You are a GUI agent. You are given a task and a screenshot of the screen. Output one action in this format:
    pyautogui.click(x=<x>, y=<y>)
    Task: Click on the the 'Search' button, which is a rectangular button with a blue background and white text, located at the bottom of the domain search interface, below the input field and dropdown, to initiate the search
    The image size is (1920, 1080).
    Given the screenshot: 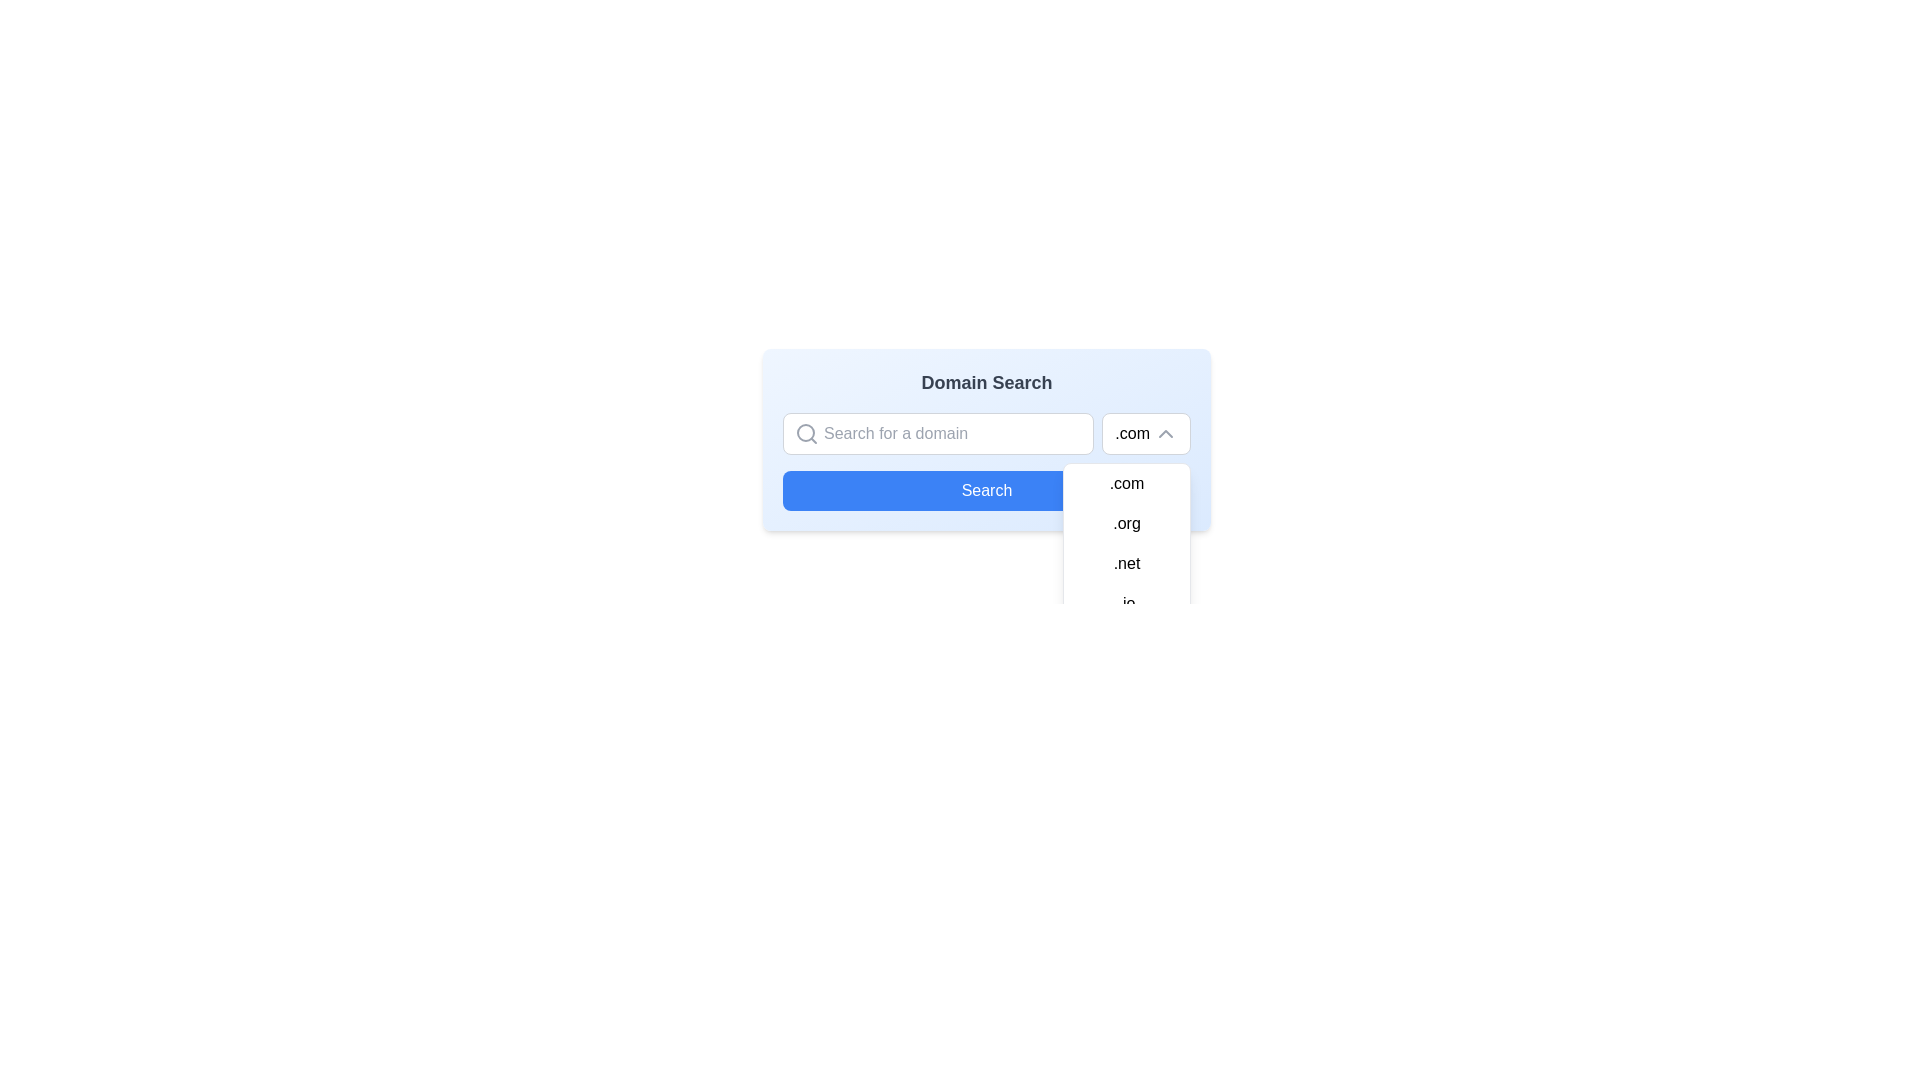 What is the action you would take?
    pyautogui.click(x=987, y=490)
    